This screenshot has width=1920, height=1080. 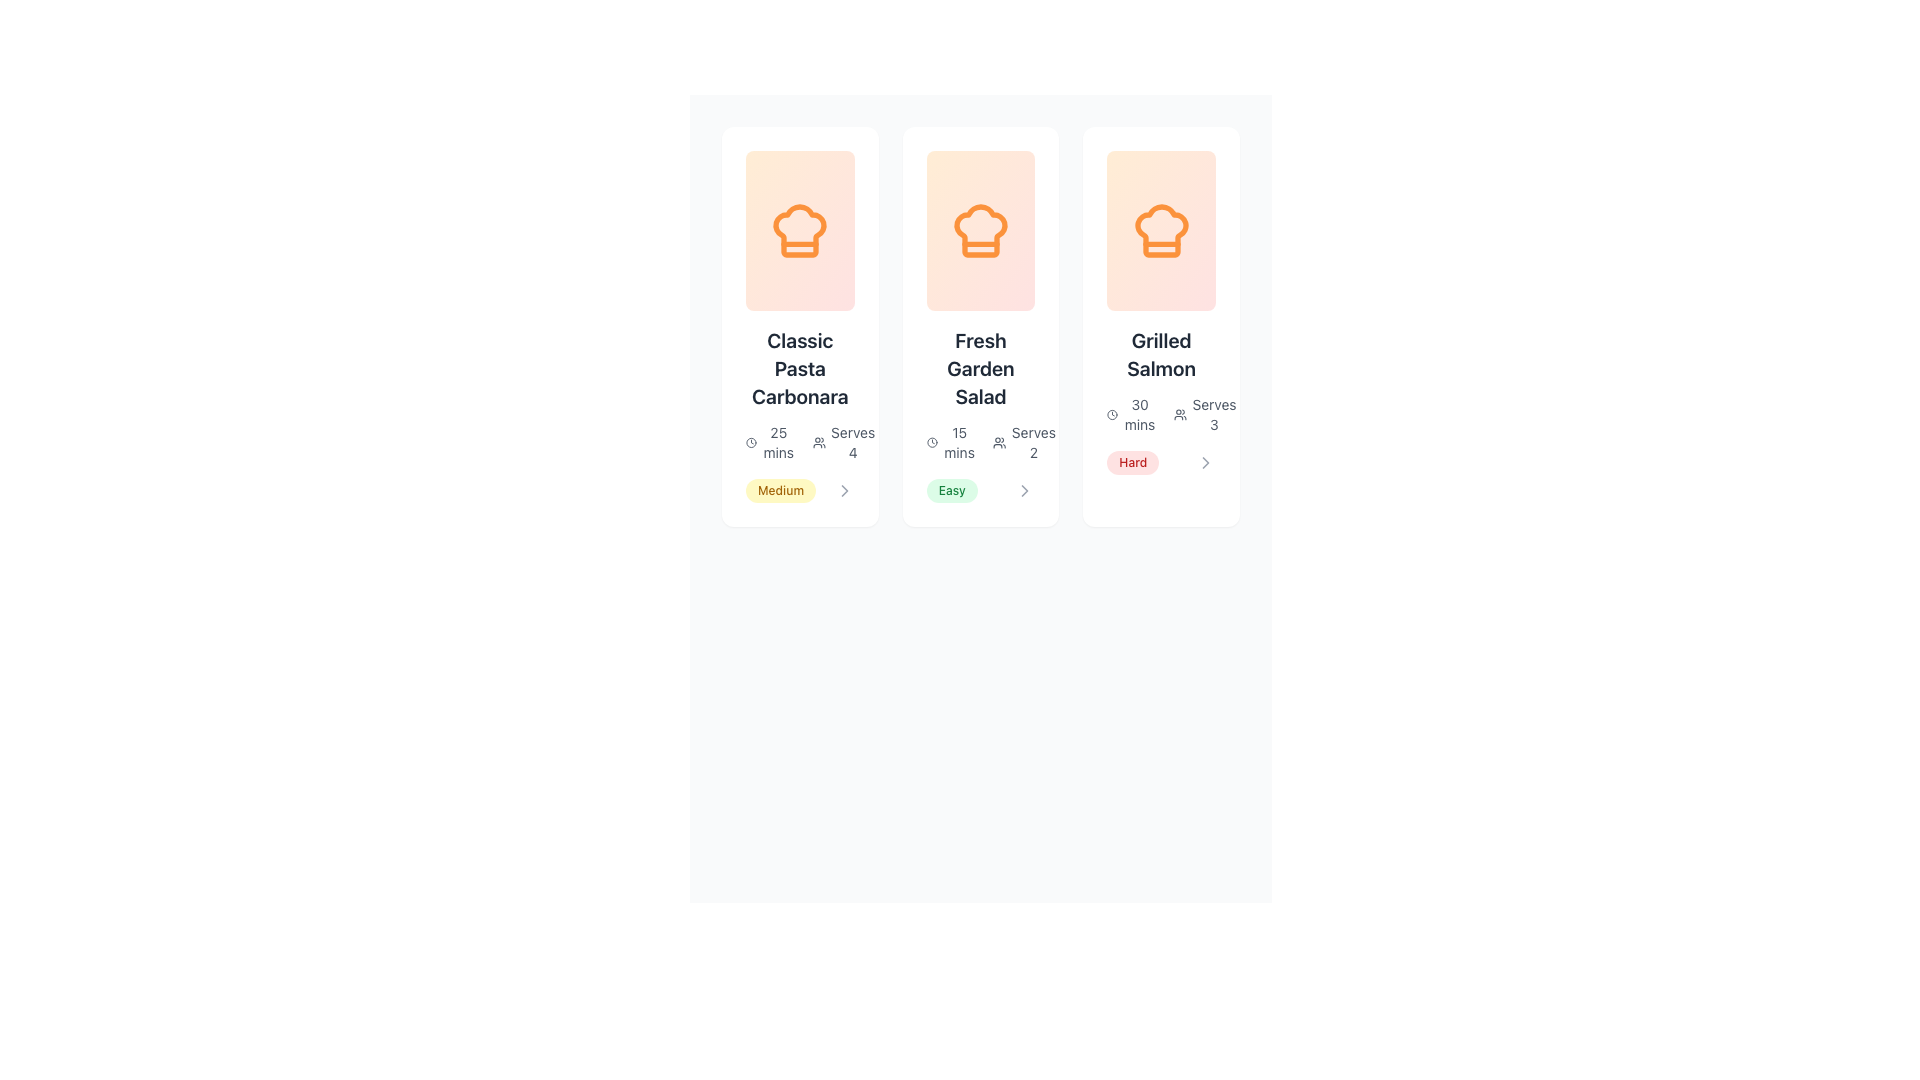 I want to click on the informational text with timer and serving information for the 'Grilled Salmon' recipe, which displays '30 mins' with a clock icon and 'Serves 3' with a people icon, so click(x=1161, y=414).